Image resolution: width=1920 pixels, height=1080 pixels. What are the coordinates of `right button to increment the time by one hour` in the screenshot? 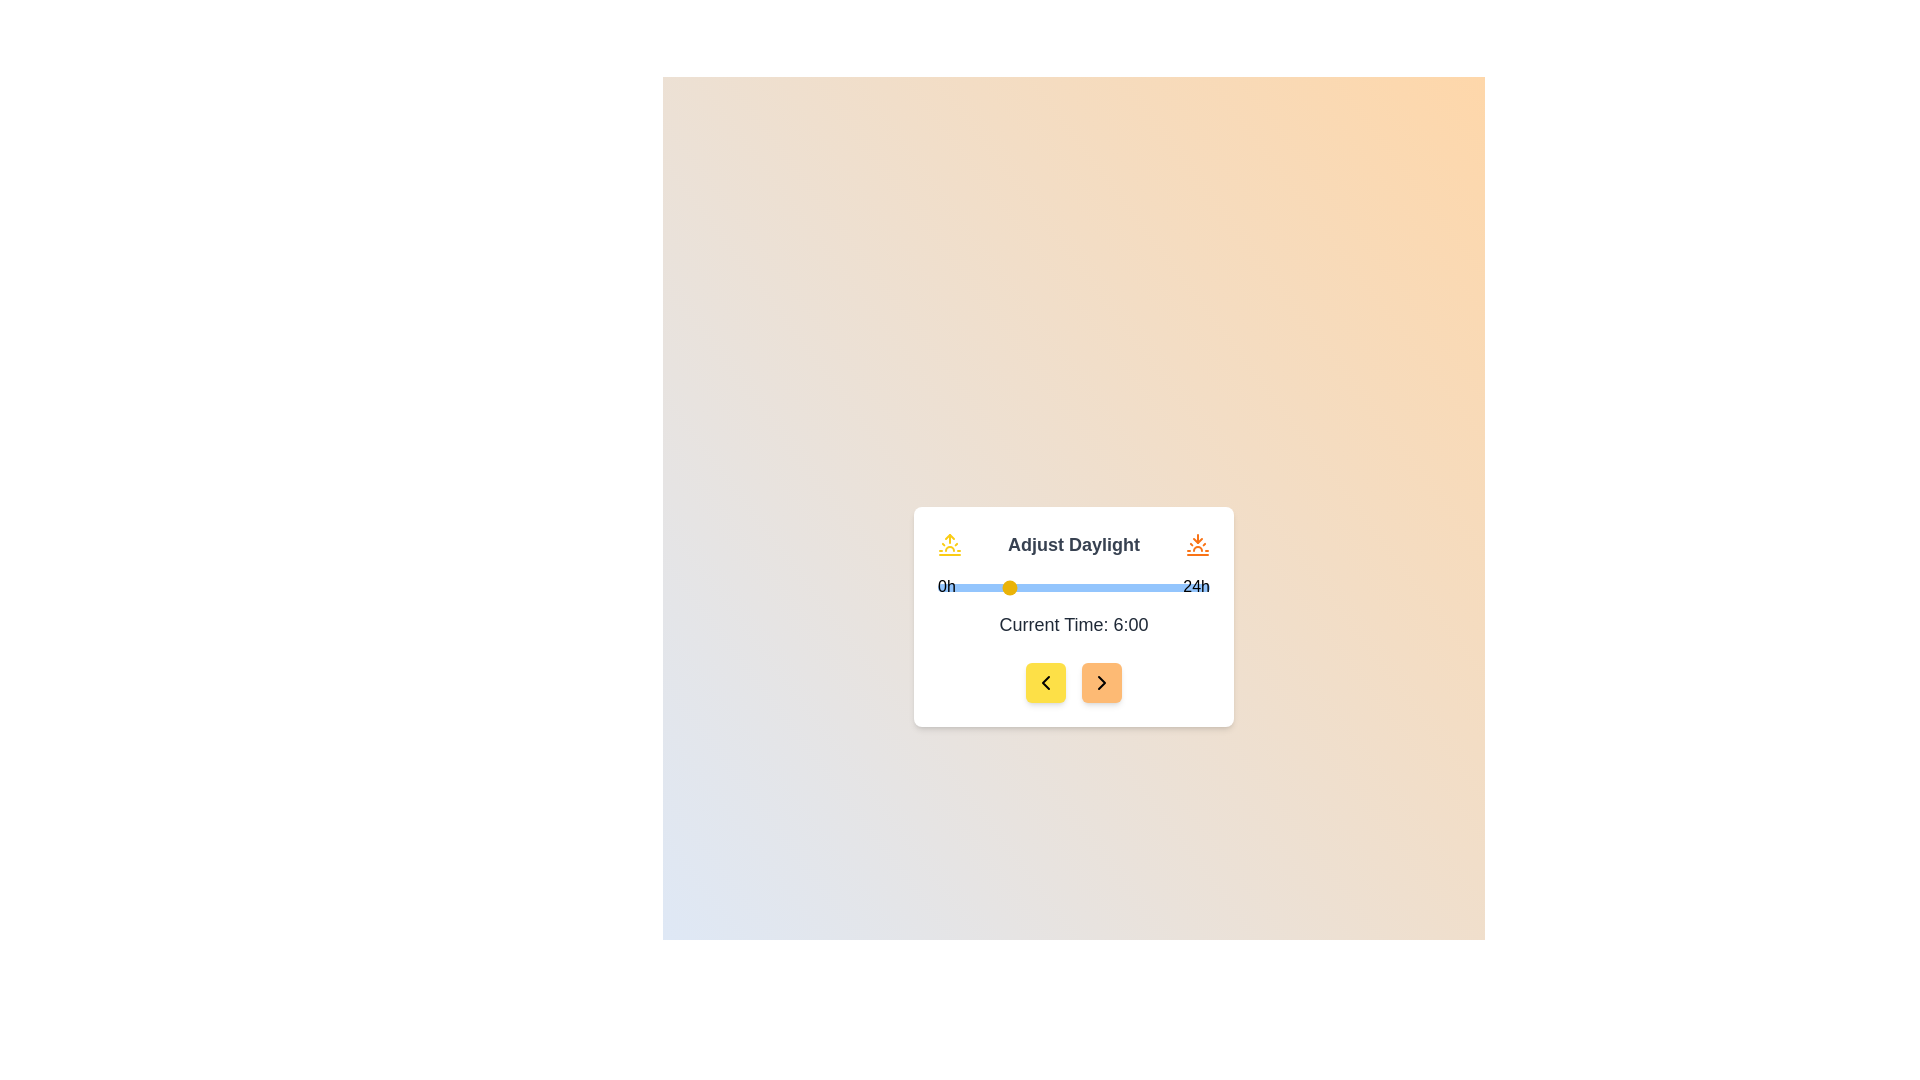 It's located at (1101, 681).